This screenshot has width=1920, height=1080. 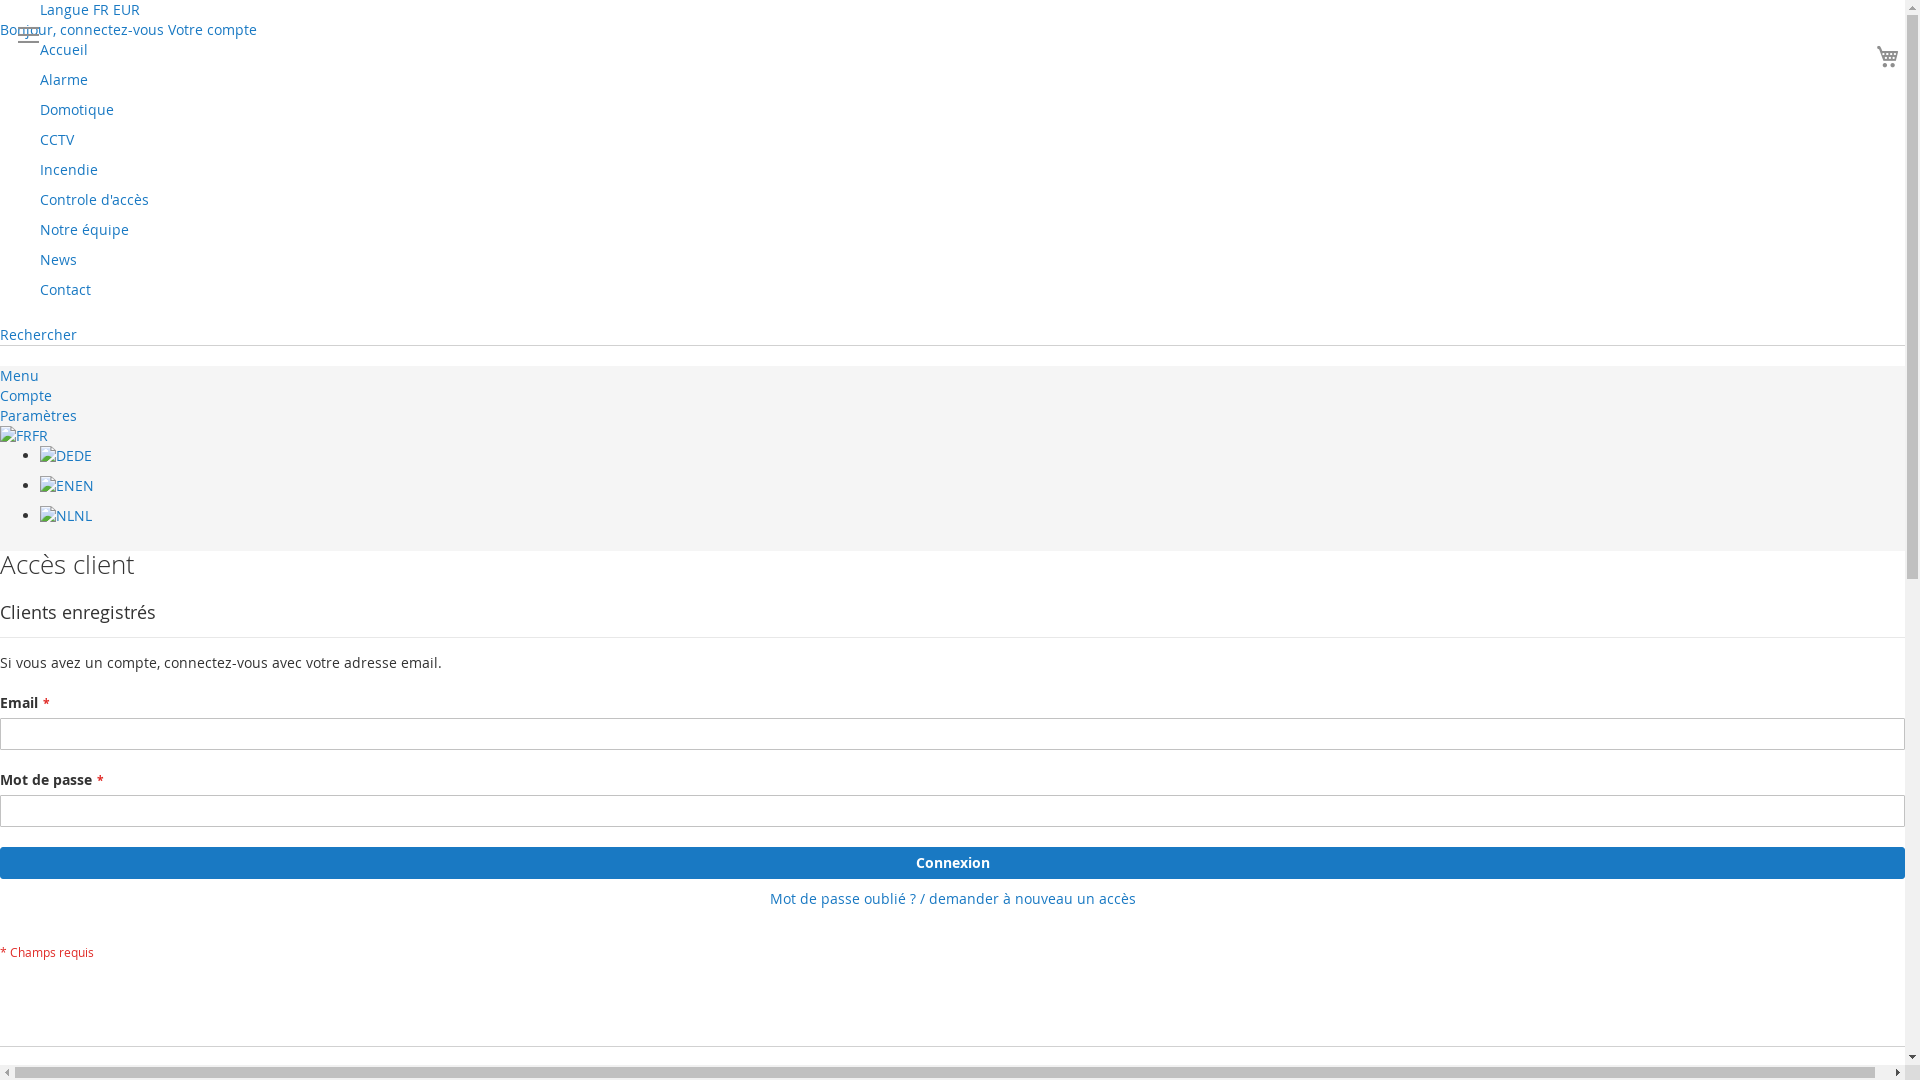 I want to click on 'Incendie', so click(x=68, y=168).